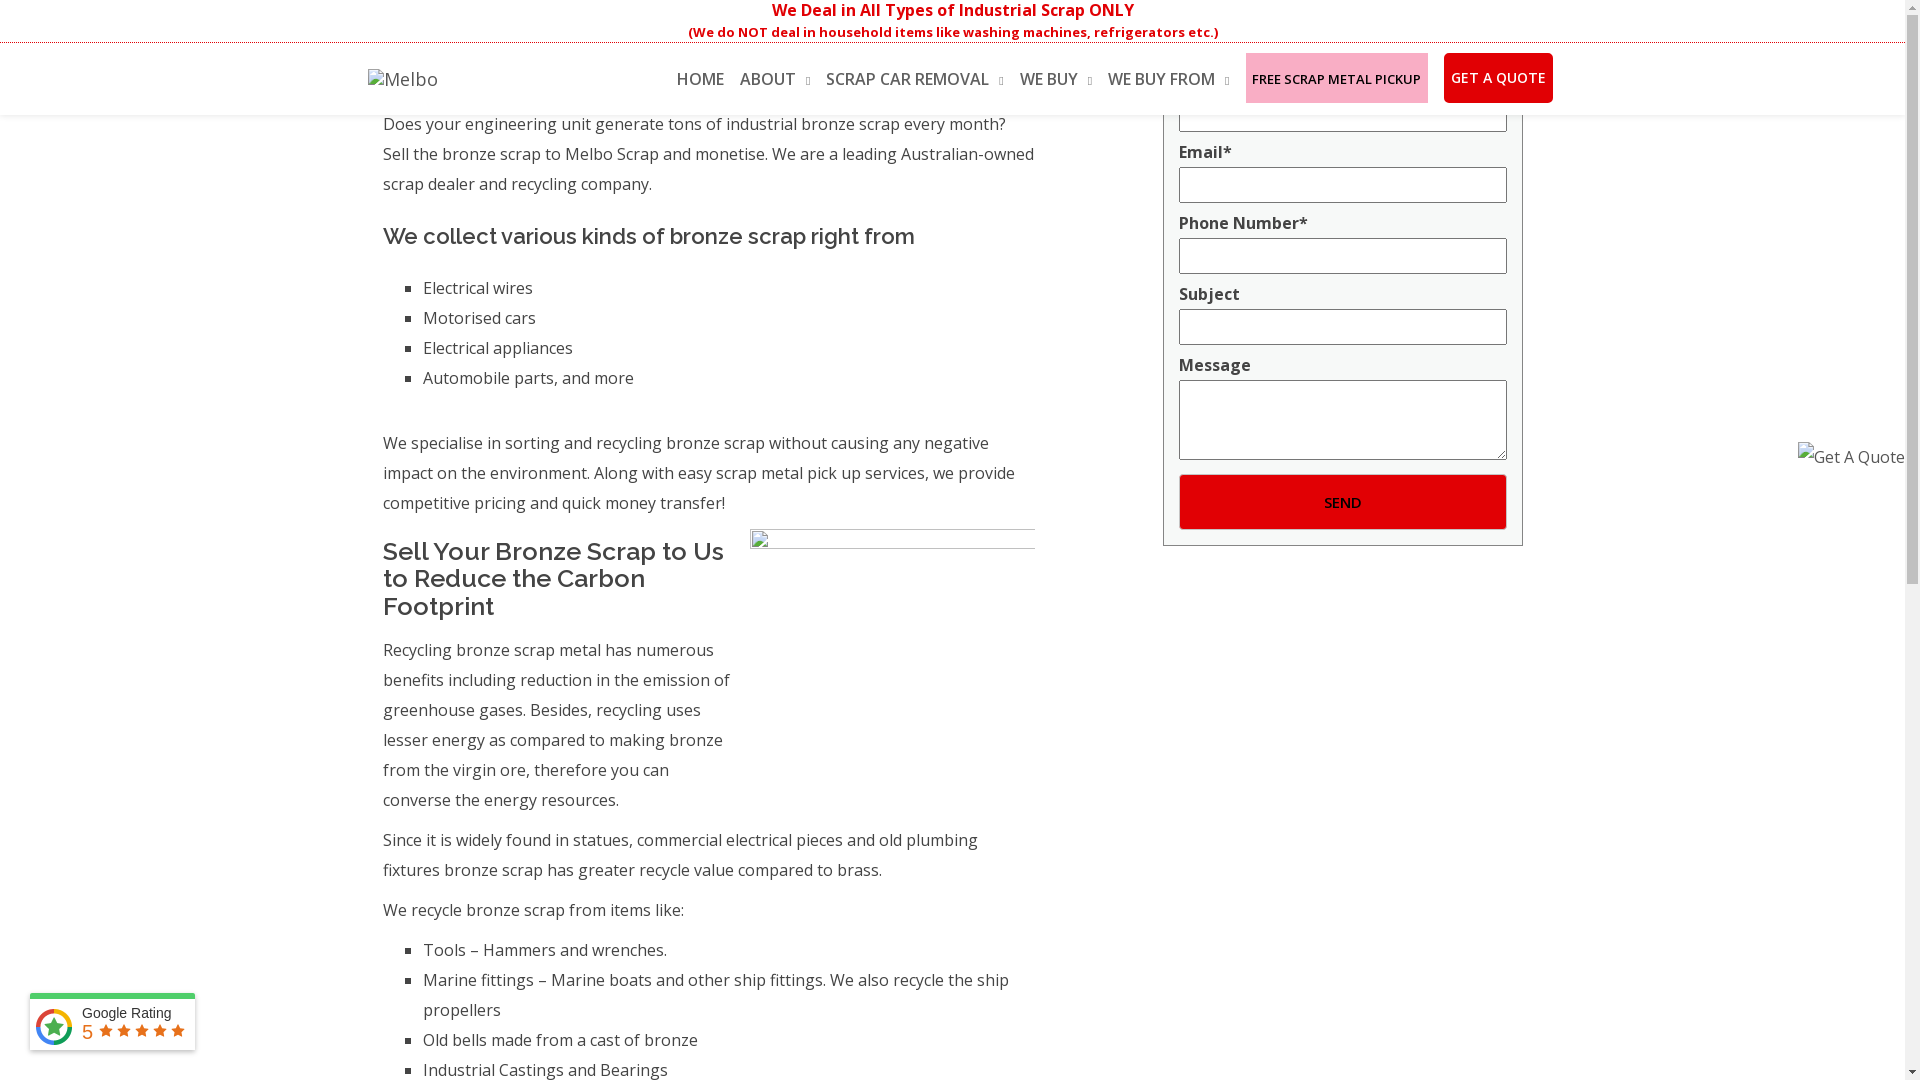 The width and height of the screenshot is (1920, 1080). What do you see at coordinates (1498, 76) in the screenshot?
I see `'GET A QUOTE'` at bounding box center [1498, 76].